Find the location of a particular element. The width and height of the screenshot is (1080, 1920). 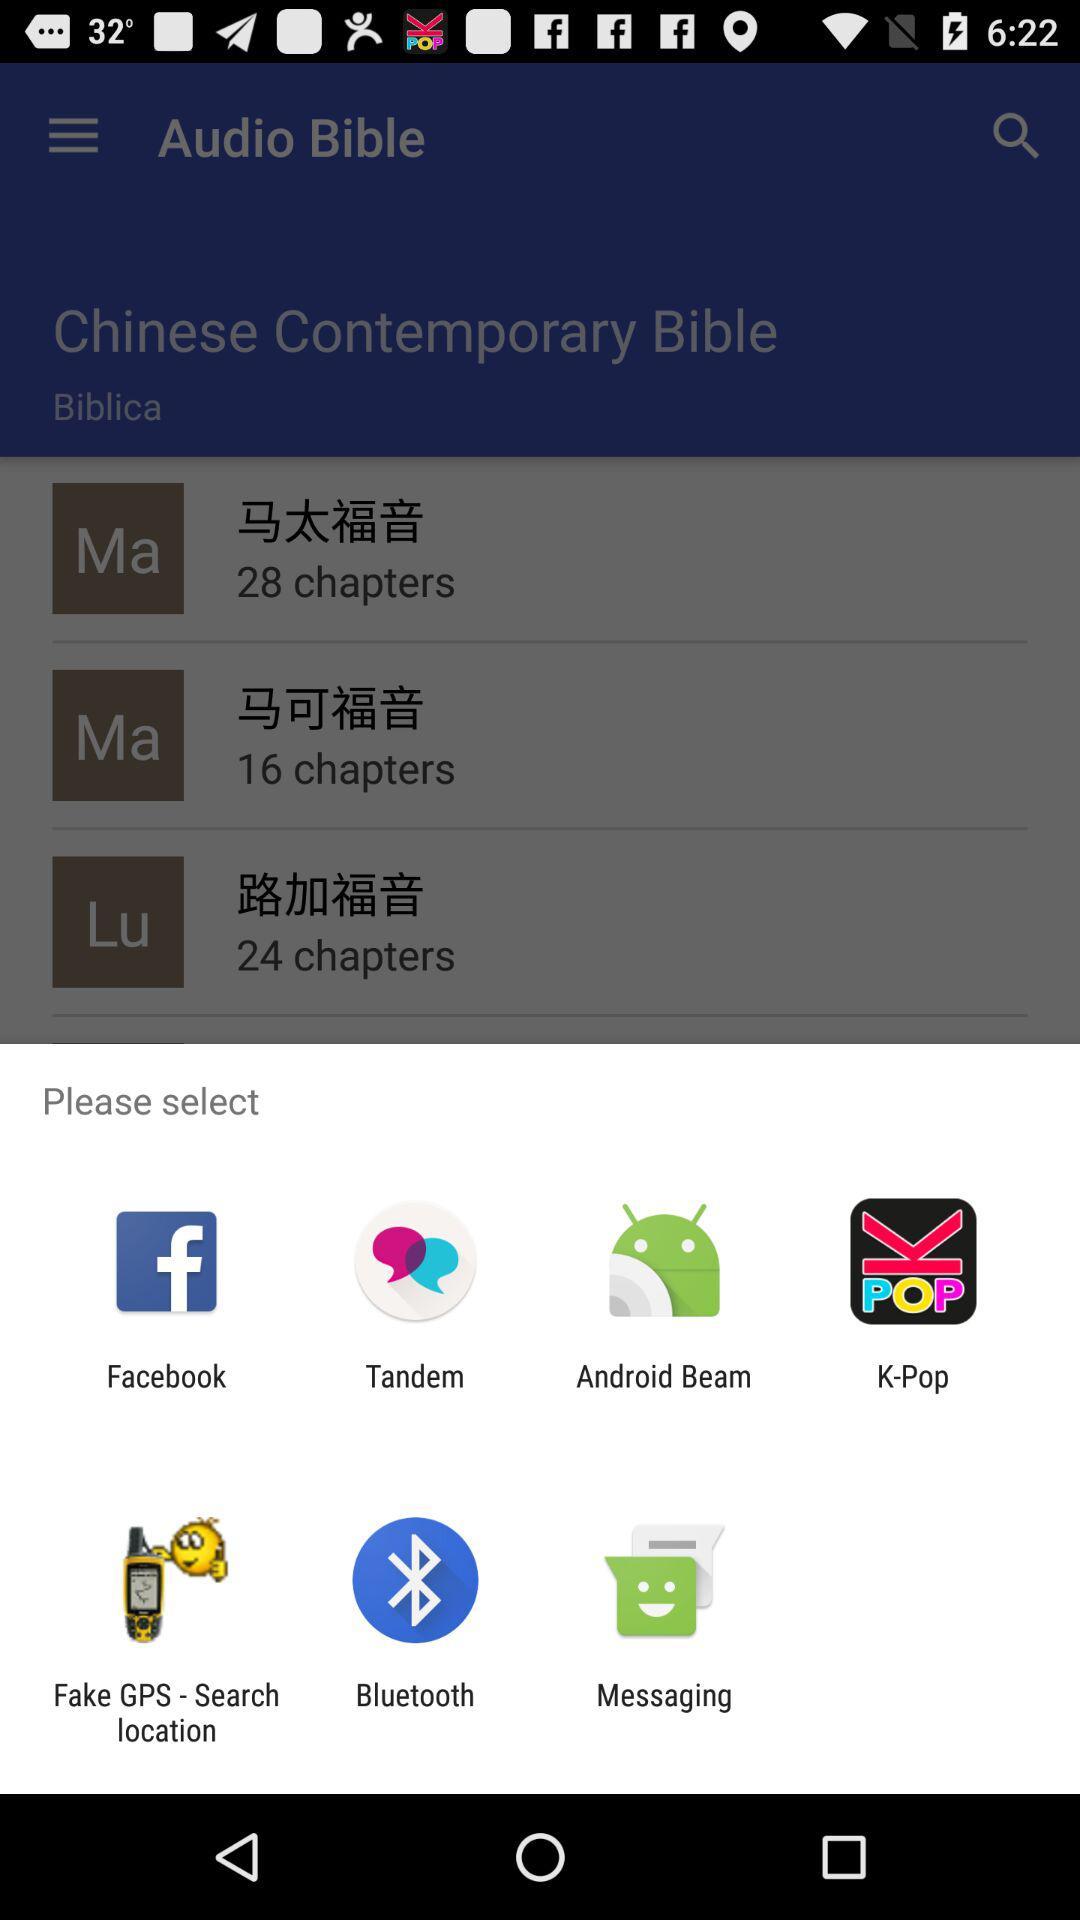

messaging icon is located at coordinates (664, 1711).